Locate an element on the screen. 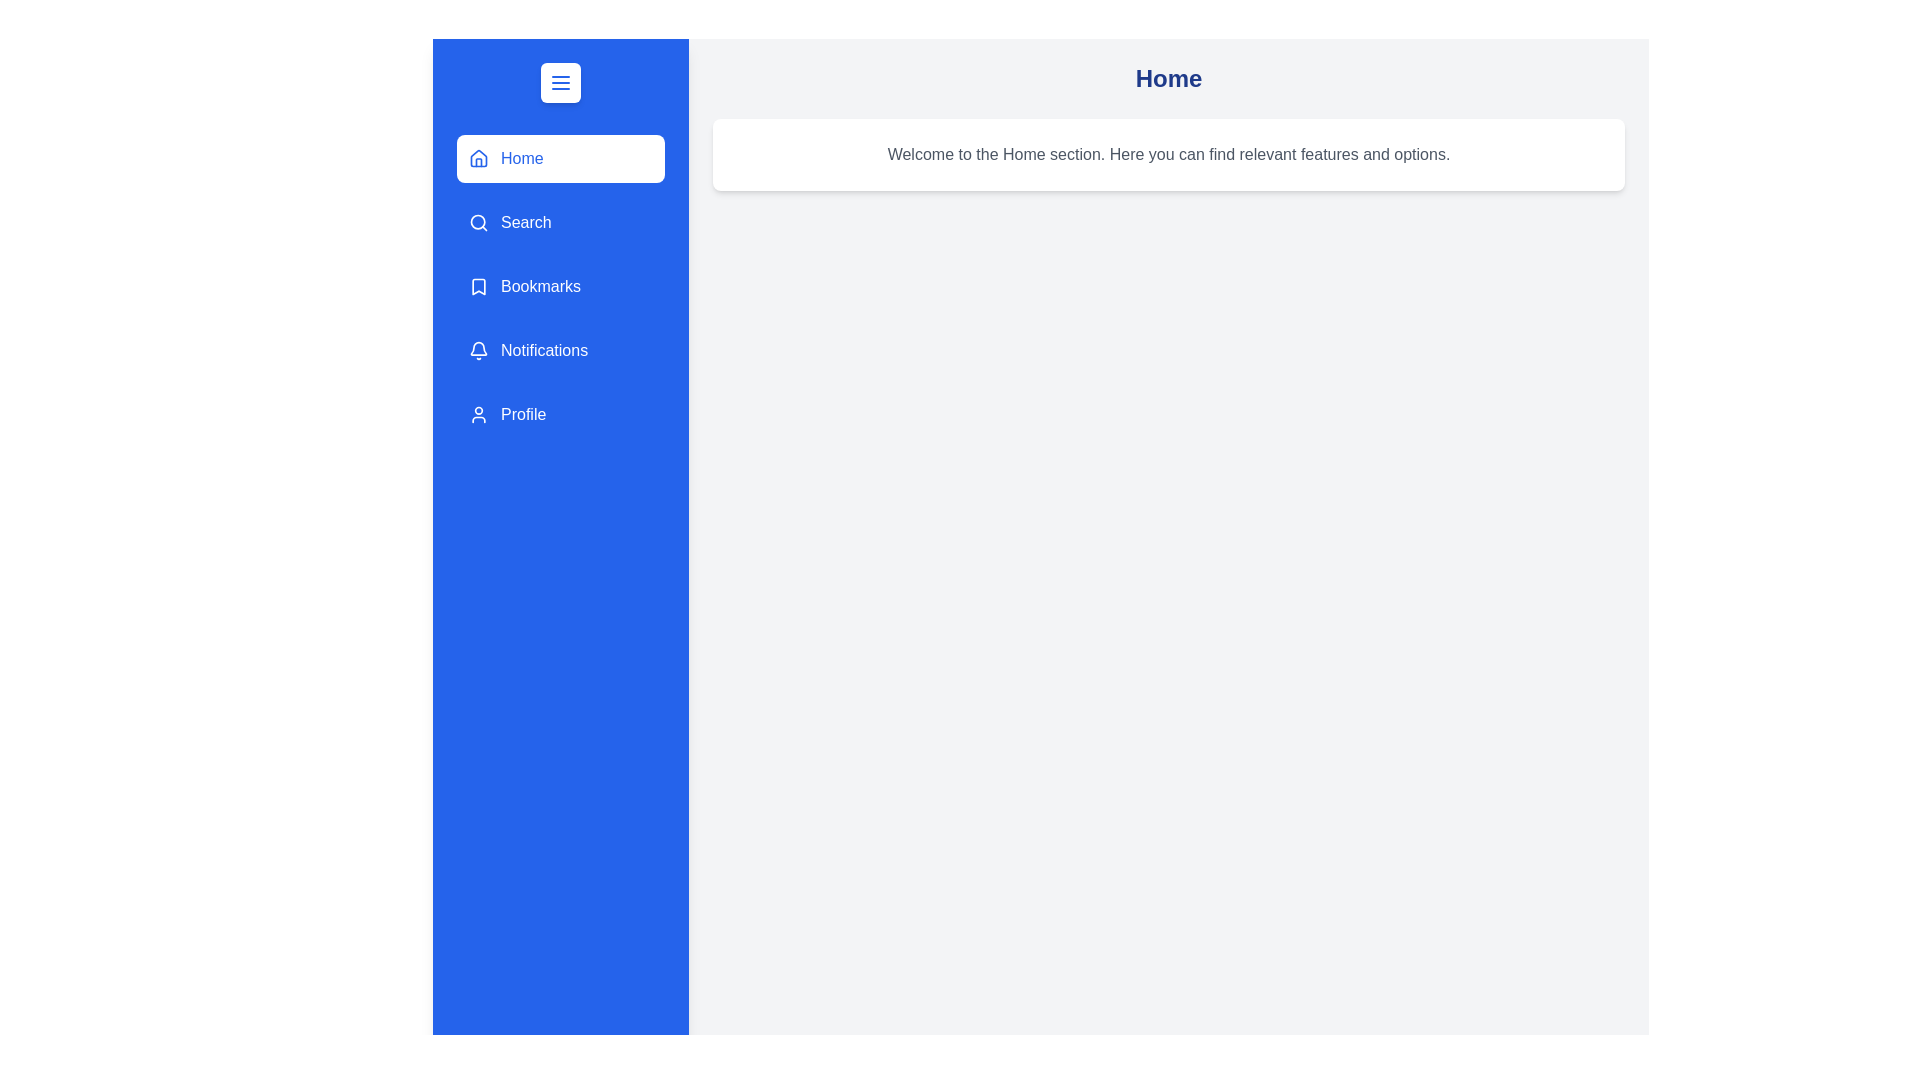  the menu item Bookmarks from the drawer is located at coordinates (560, 286).